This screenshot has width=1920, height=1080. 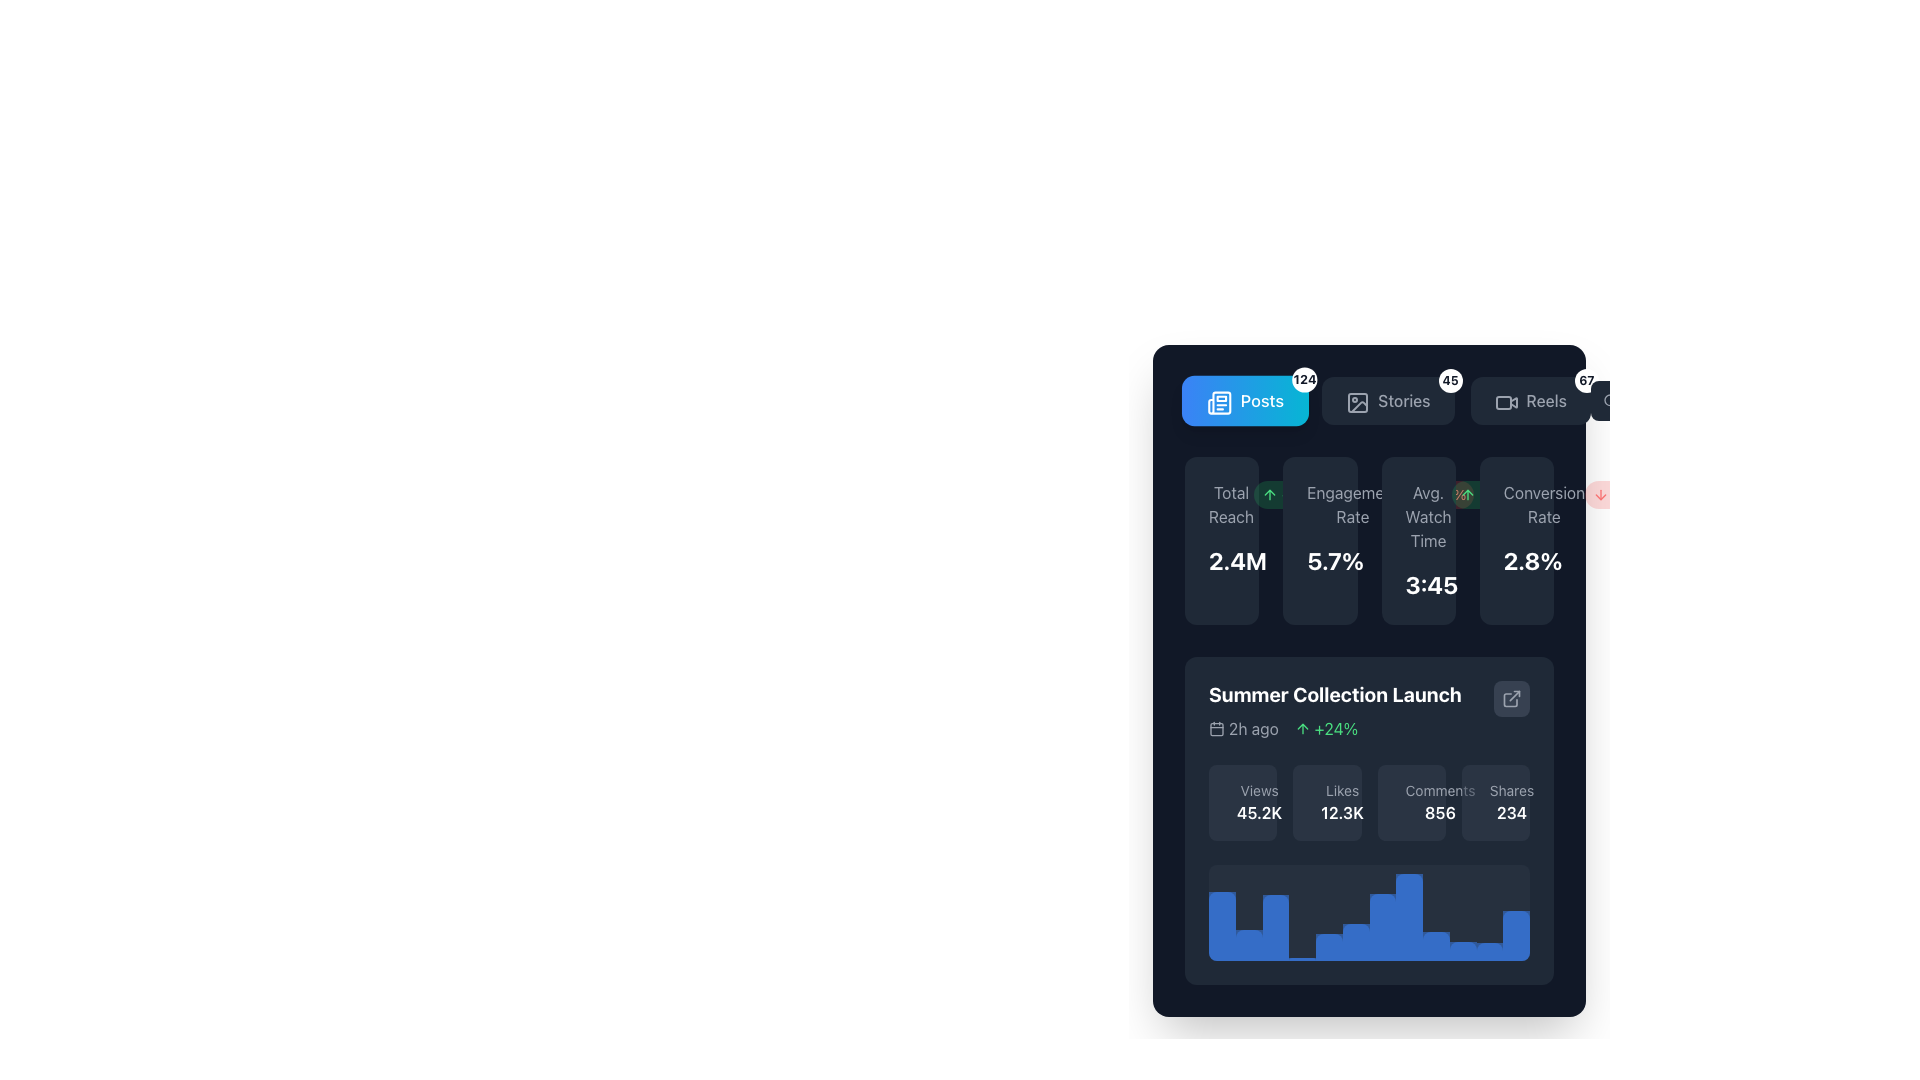 I want to click on the upward trend icon located in the percentage change section of the 'Summer Collection Launch' metric block, so click(x=1302, y=729).